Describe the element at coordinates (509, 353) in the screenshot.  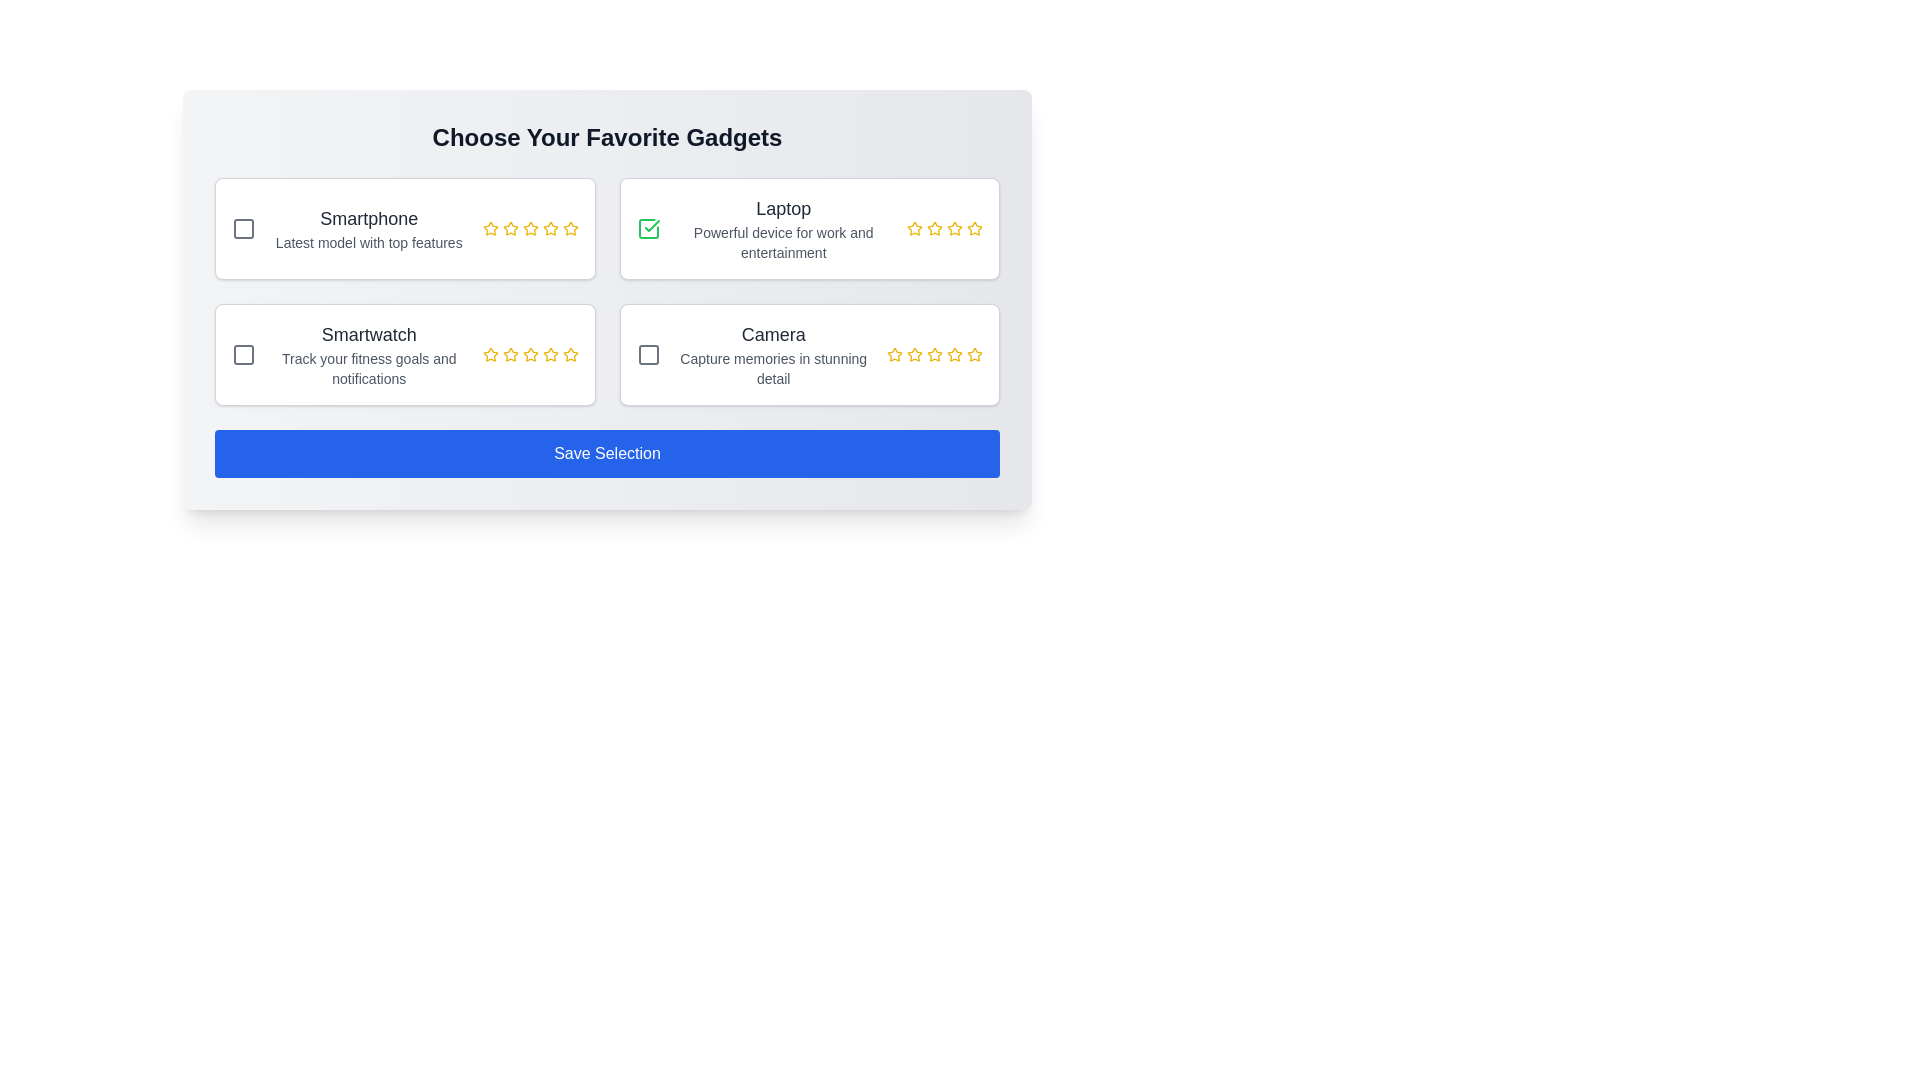
I see `the third star-shaped rating icon in yellow beside the label 'Smartwatch' to rate it` at that location.